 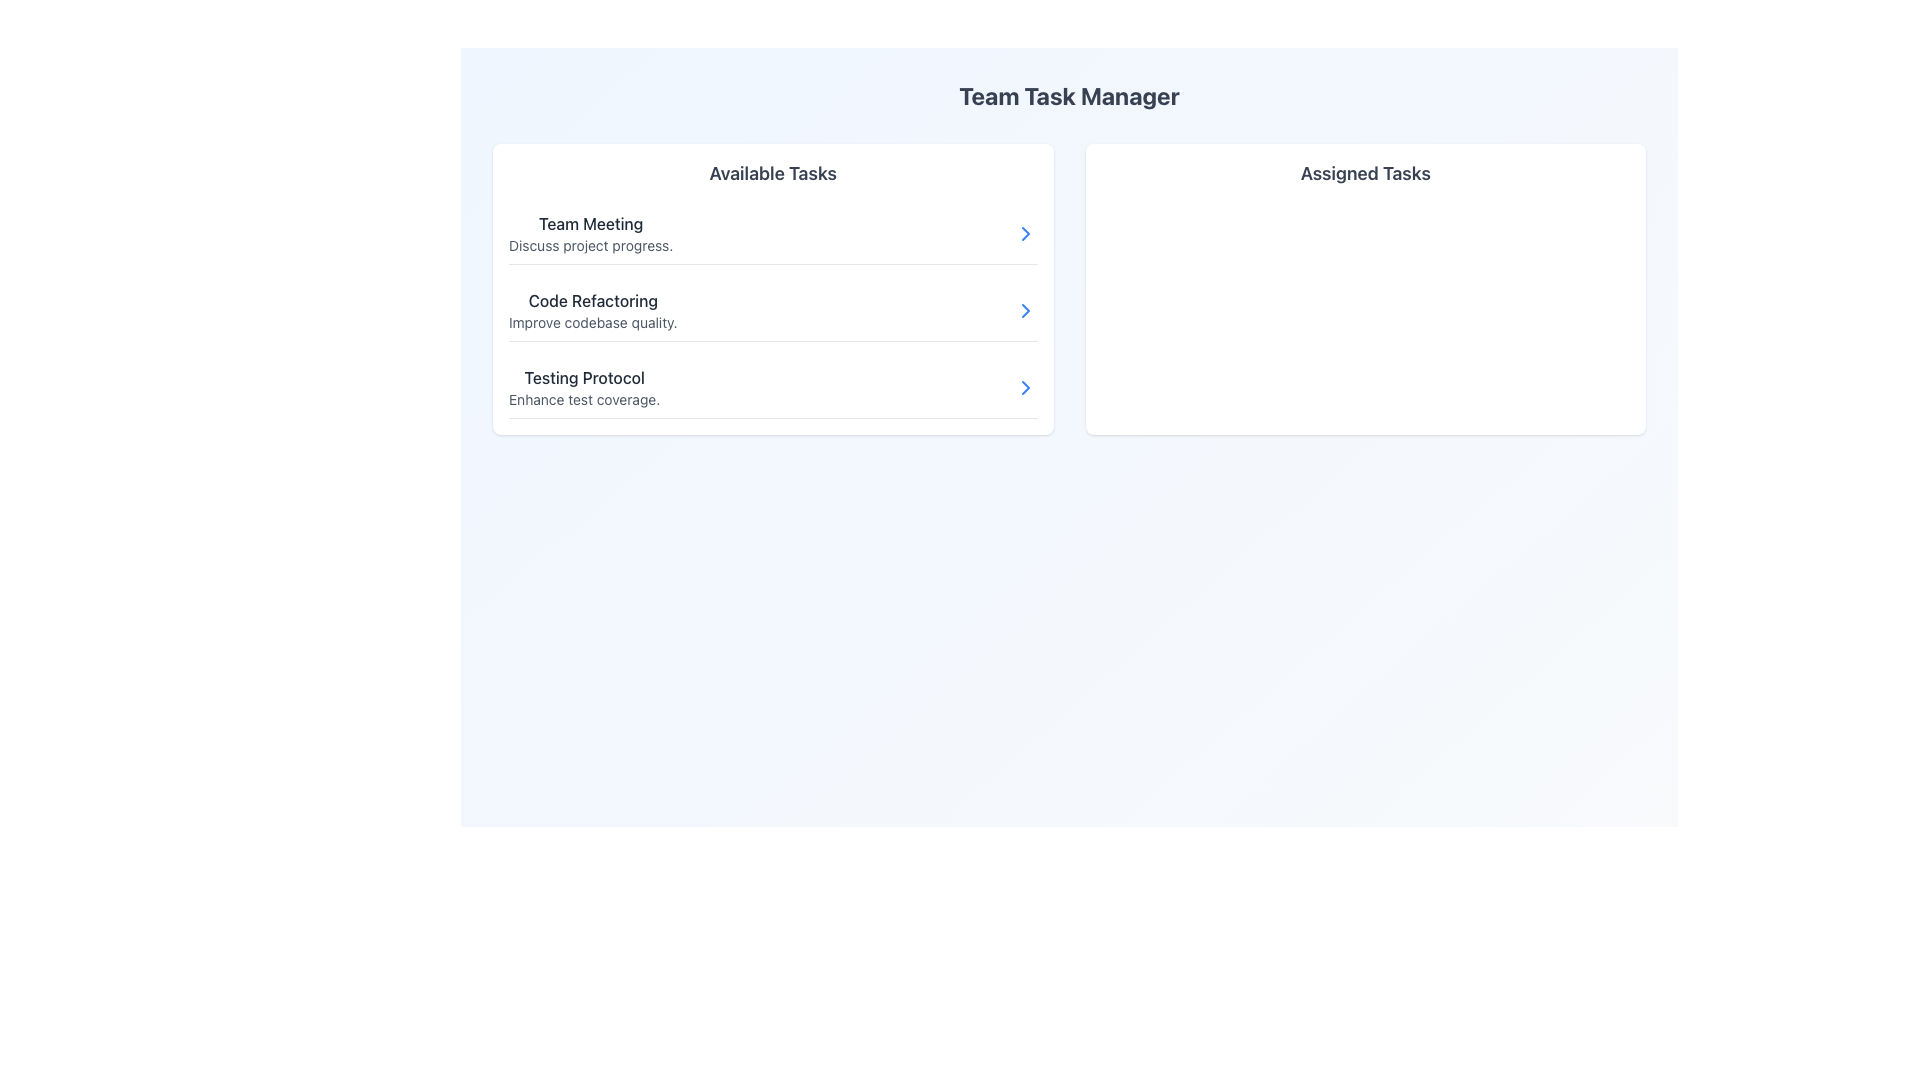 I want to click on the text label representing the title 'Team Meeting', which is the first item in the task card located in the 'Available Tasks' column, so click(x=590, y=223).